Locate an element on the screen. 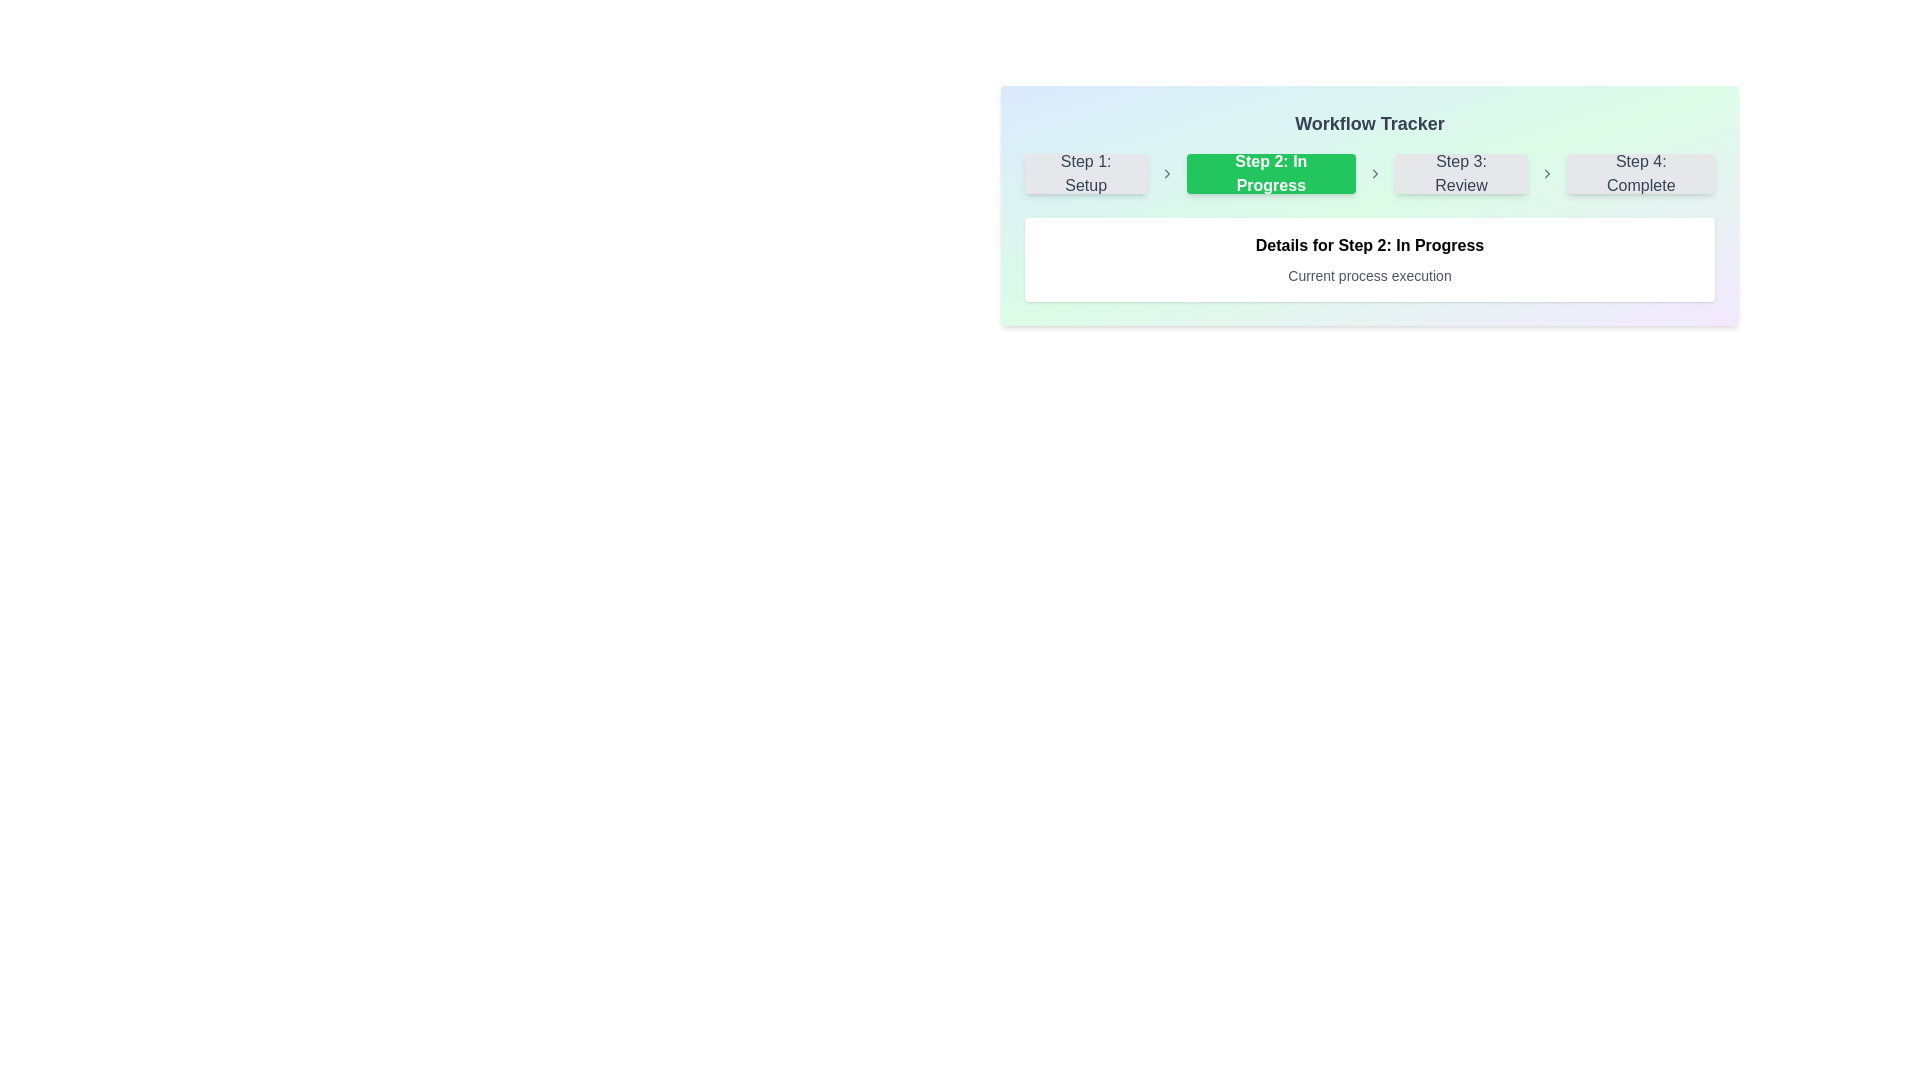  the 'Step 3: Review' button is located at coordinates (1461, 172).